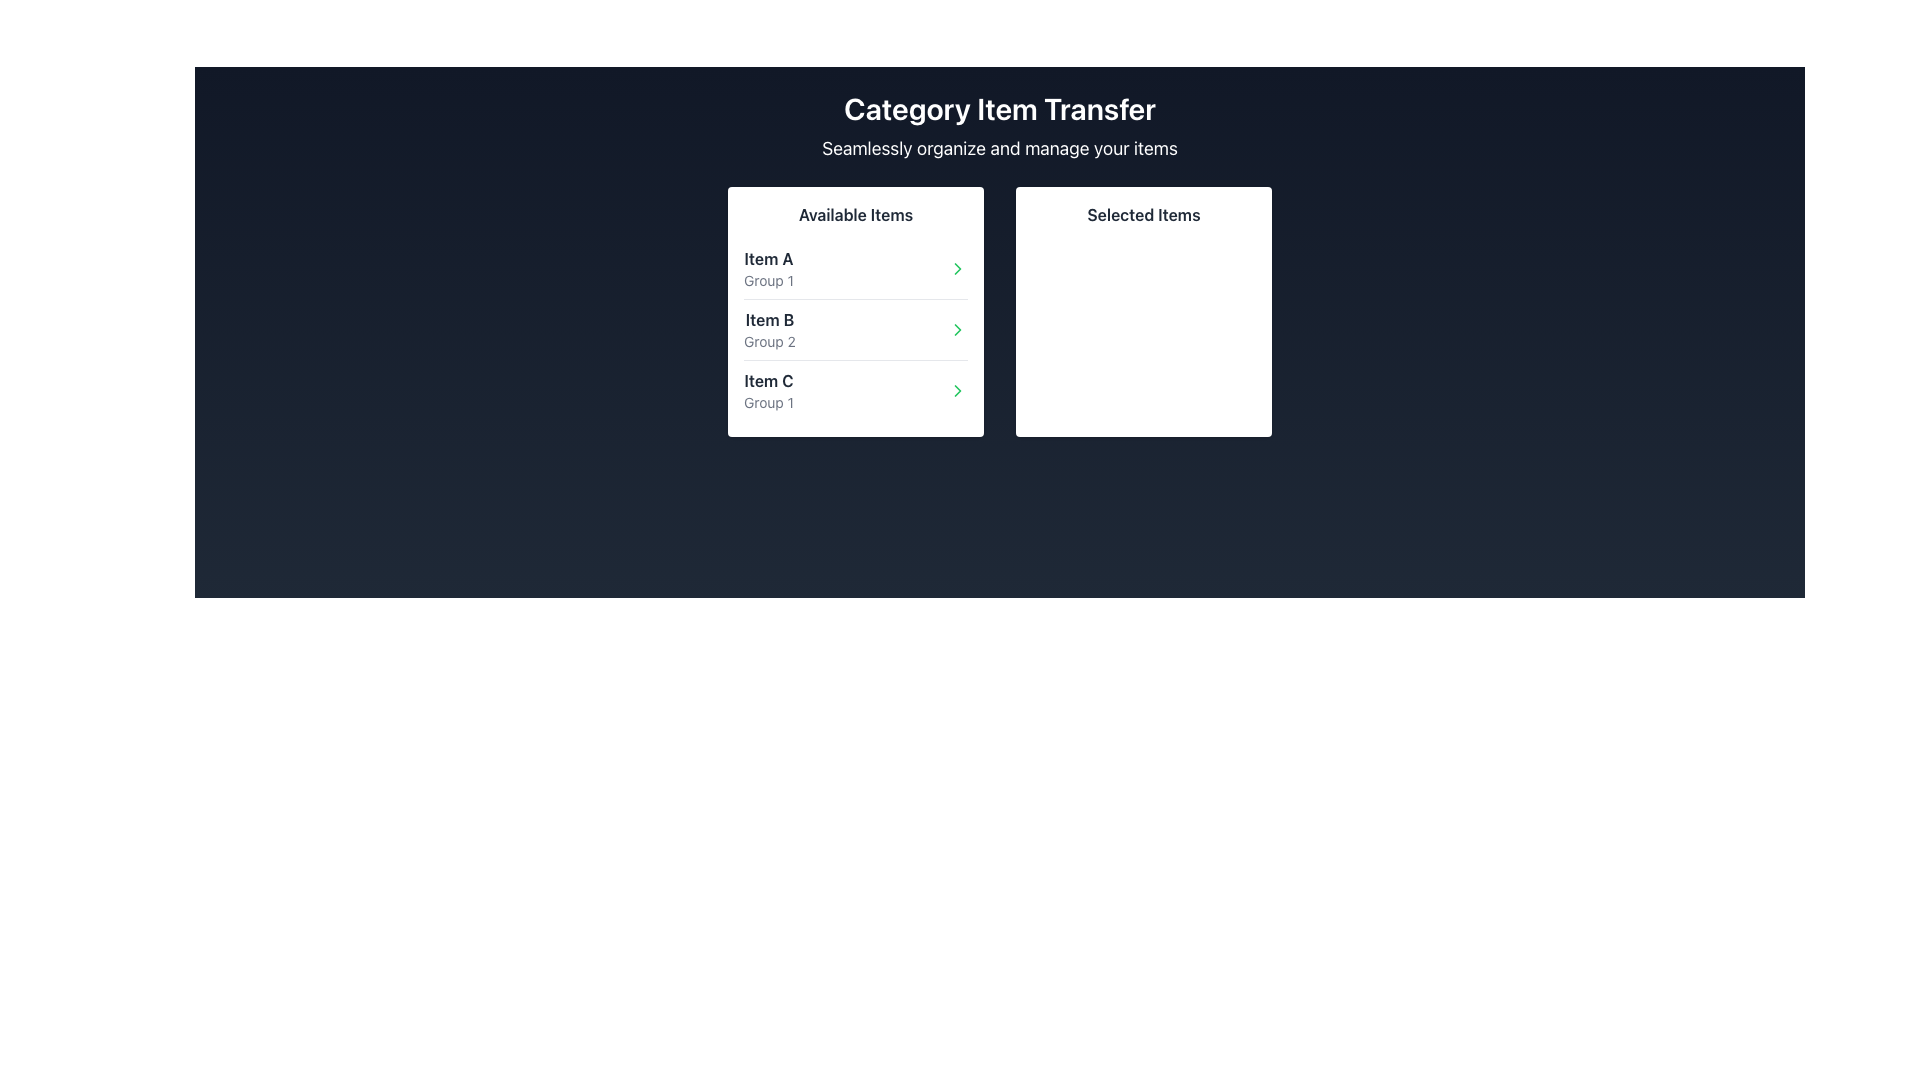 This screenshot has height=1080, width=1920. What do you see at coordinates (855, 215) in the screenshot?
I see `the bold, centered text label 'Available Items', which stands out as a section header with a larger font size and darker color against a light background` at bounding box center [855, 215].